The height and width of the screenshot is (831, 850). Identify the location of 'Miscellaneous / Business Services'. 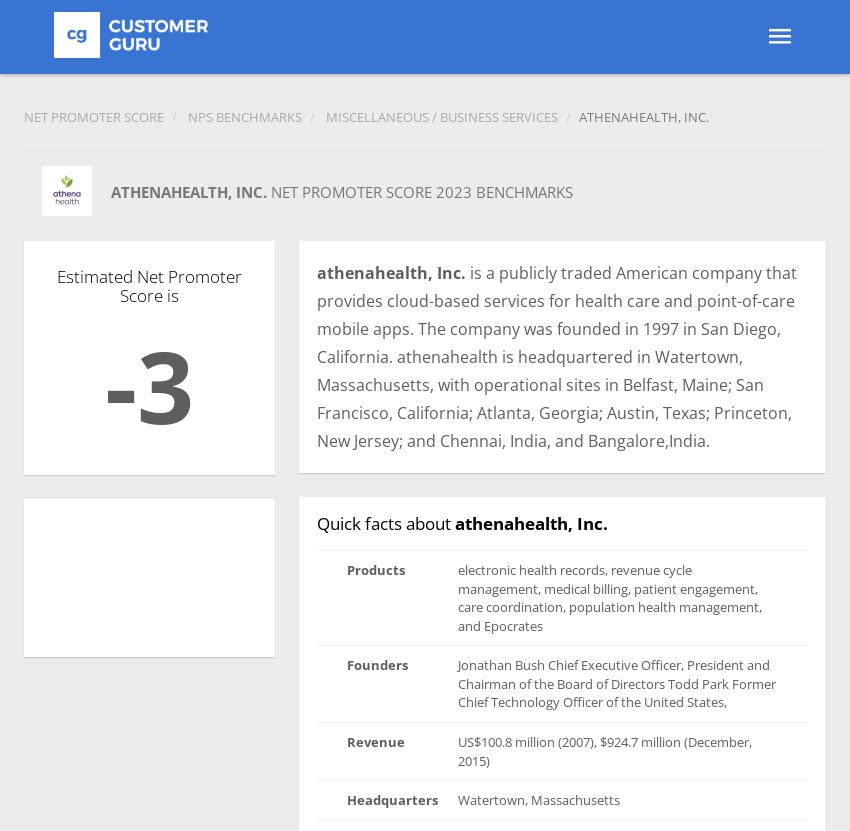
(325, 117).